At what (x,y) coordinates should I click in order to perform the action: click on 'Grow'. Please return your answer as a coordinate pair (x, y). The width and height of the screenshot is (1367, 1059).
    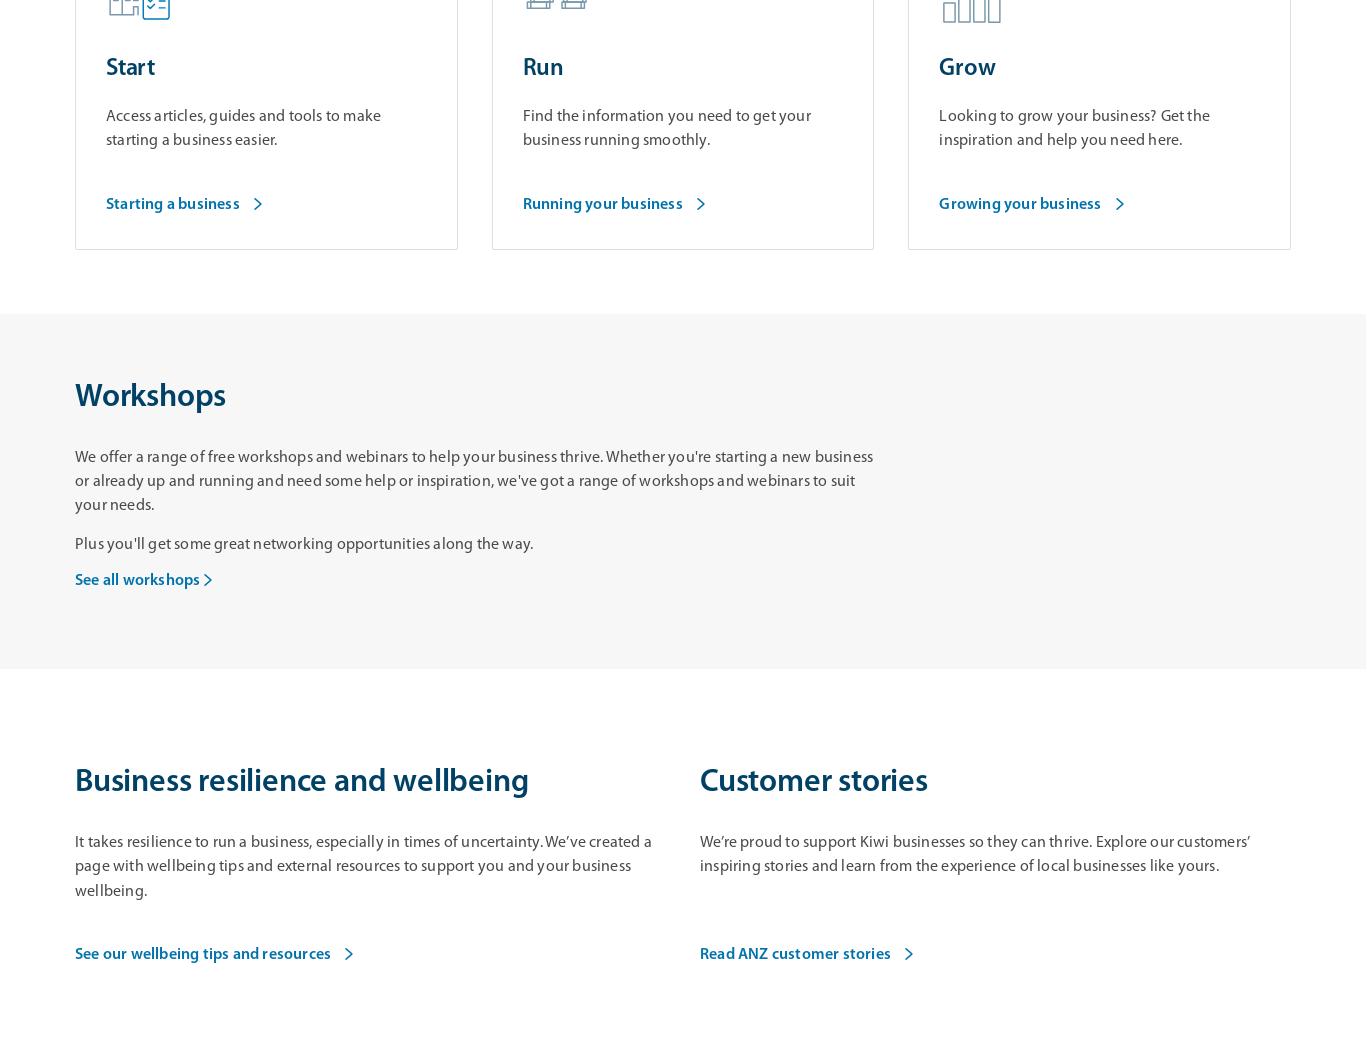
    Looking at the image, I should click on (966, 69).